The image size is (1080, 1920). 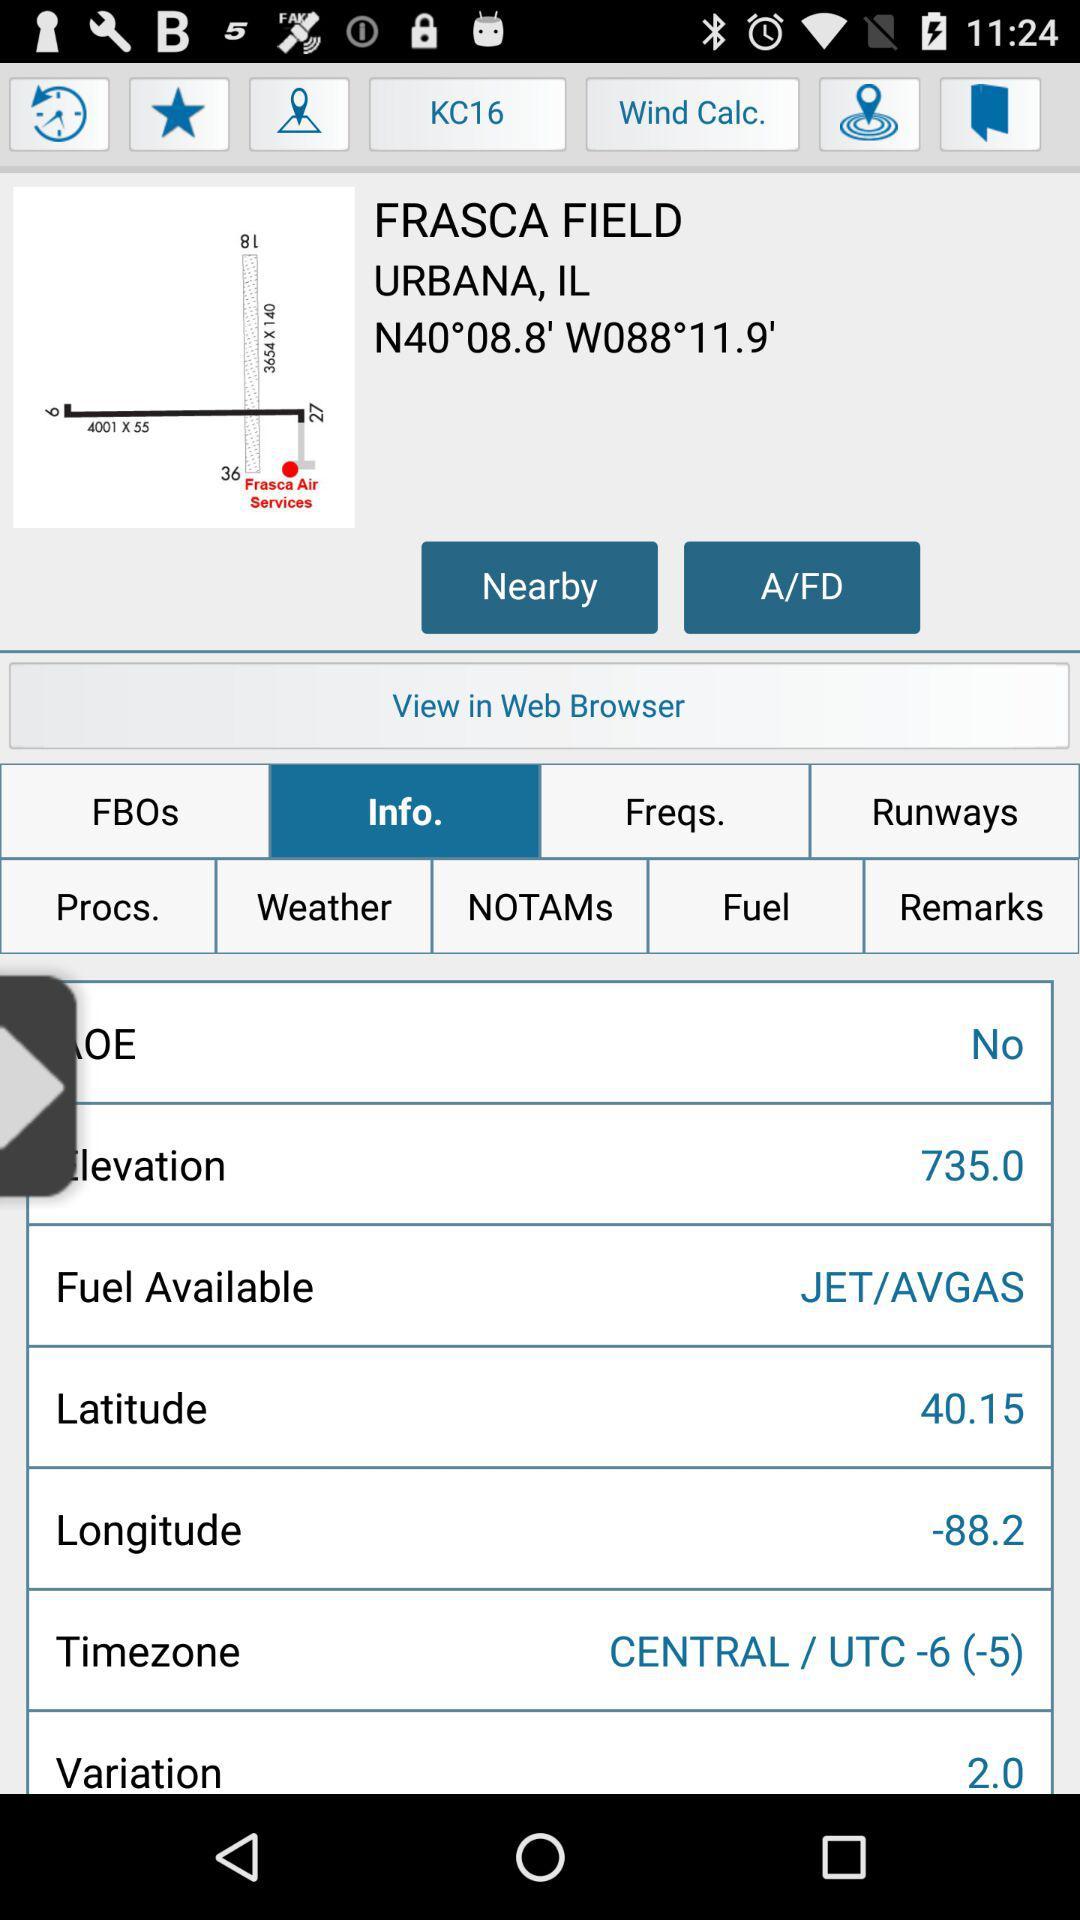 I want to click on location, so click(x=869, y=118).